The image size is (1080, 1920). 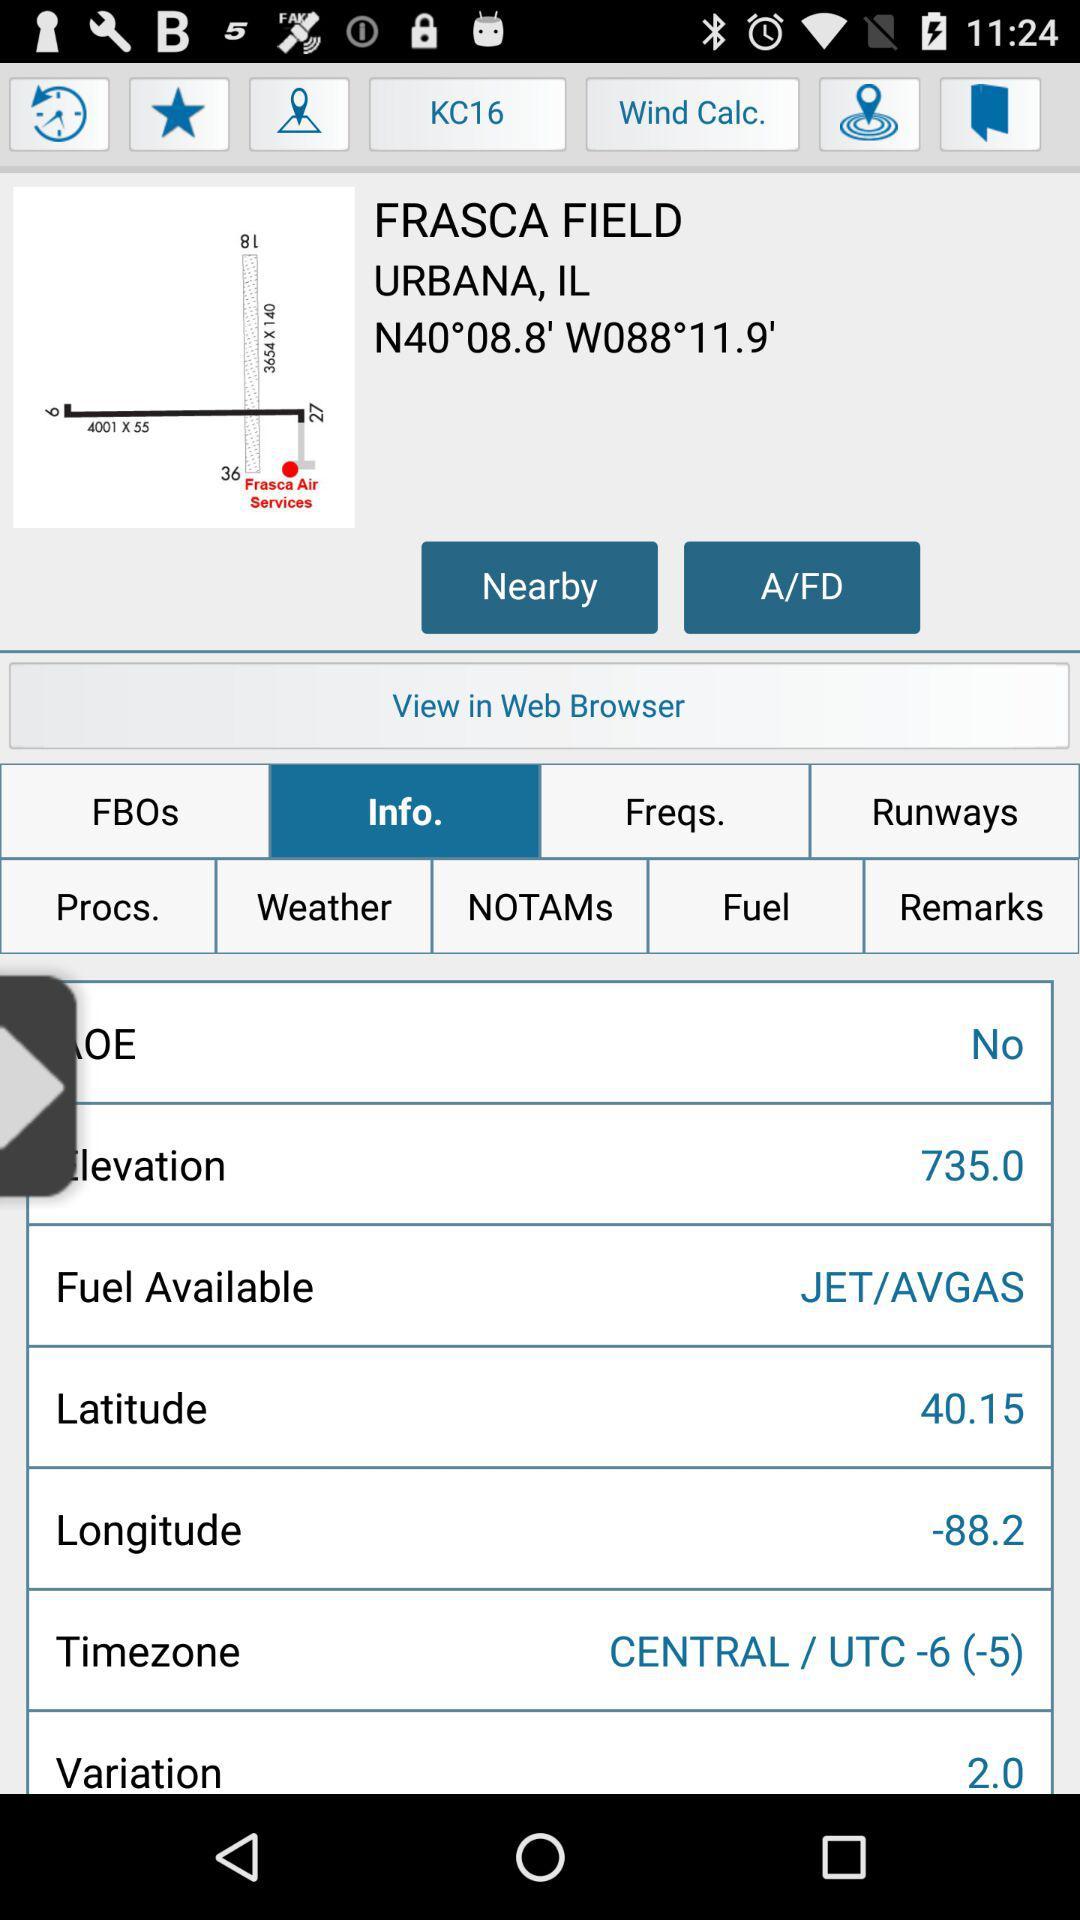 I want to click on location, so click(x=869, y=118).